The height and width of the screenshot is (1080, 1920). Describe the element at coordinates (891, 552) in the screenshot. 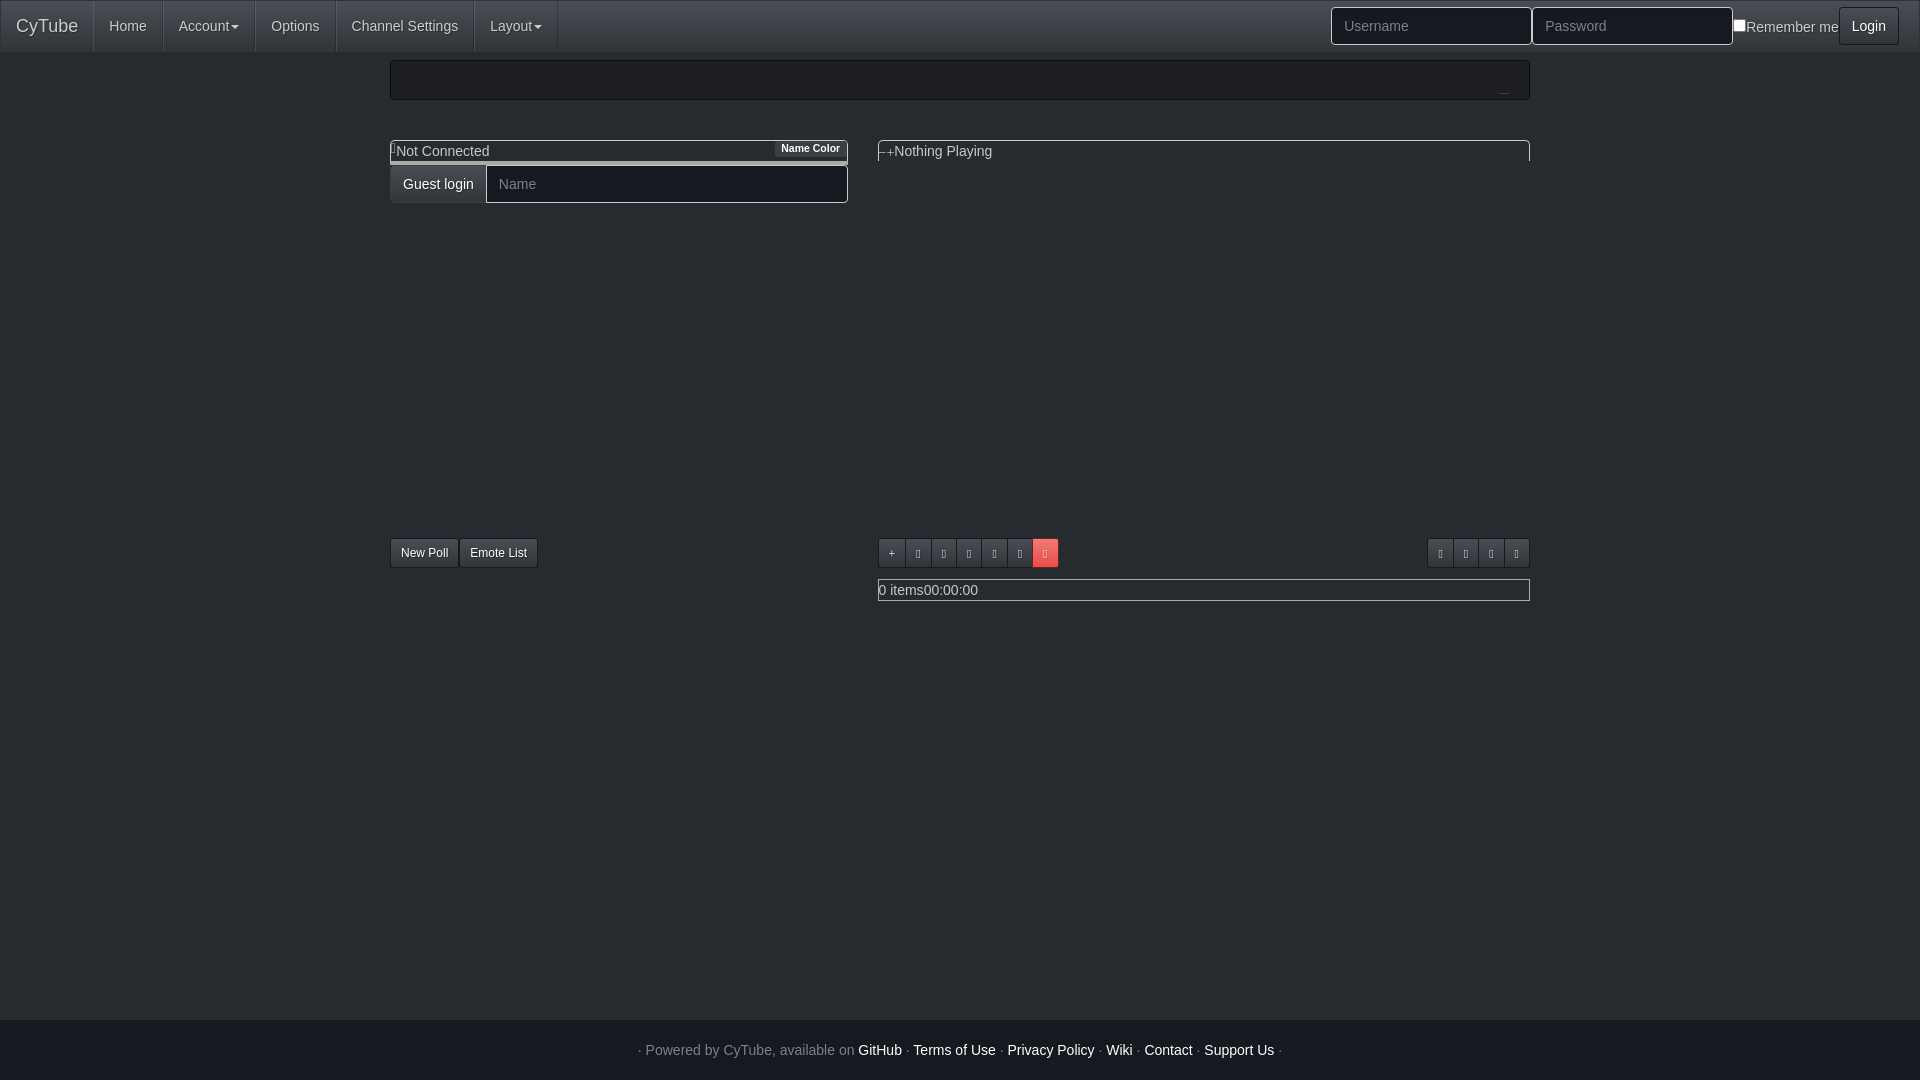

I see `'Add video from URL'` at that location.